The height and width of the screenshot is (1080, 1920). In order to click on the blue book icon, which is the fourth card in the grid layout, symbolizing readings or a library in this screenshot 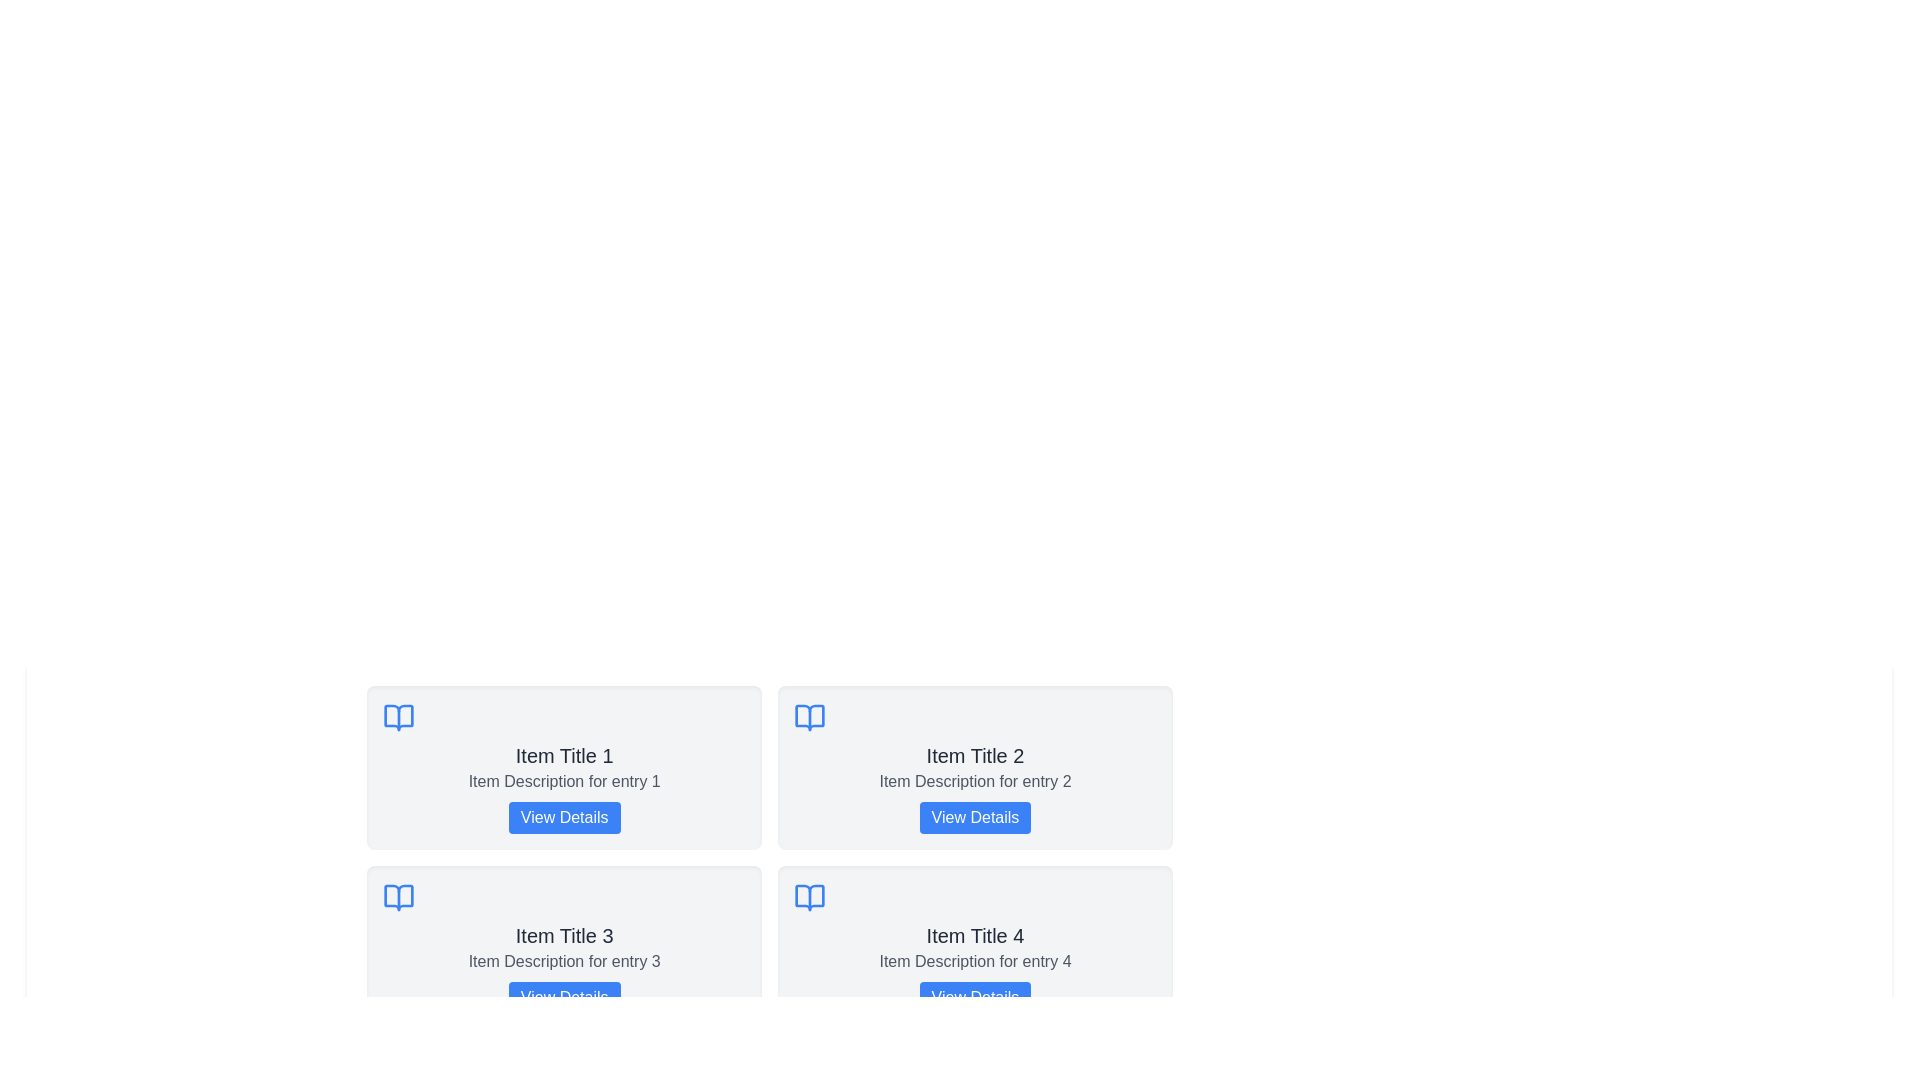, I will do `click(810, 897)`.